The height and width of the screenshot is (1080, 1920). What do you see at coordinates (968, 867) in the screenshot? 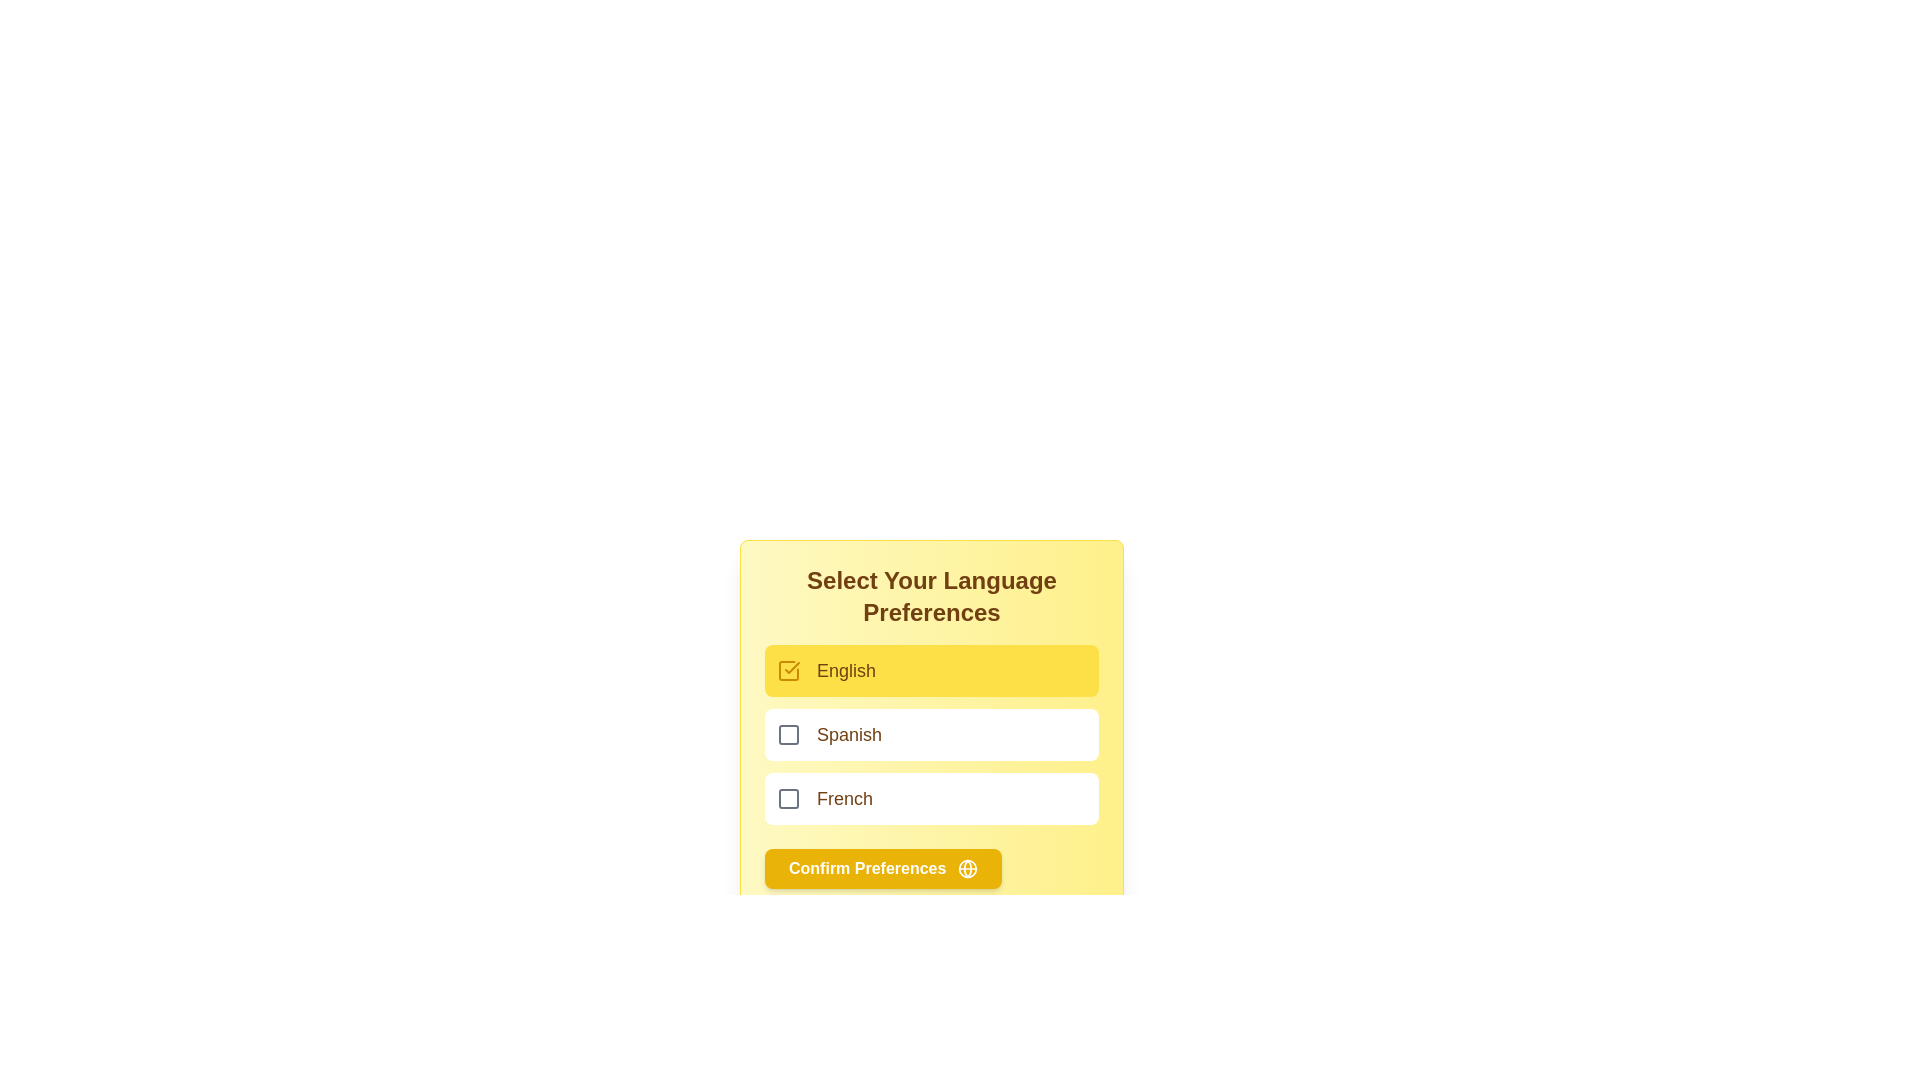
I see `the globe icon located to the right of the 'Confirm Preferences' text inside the yellow rectangular button at the bottom of the language selection form` at bounding box center [968, 867].